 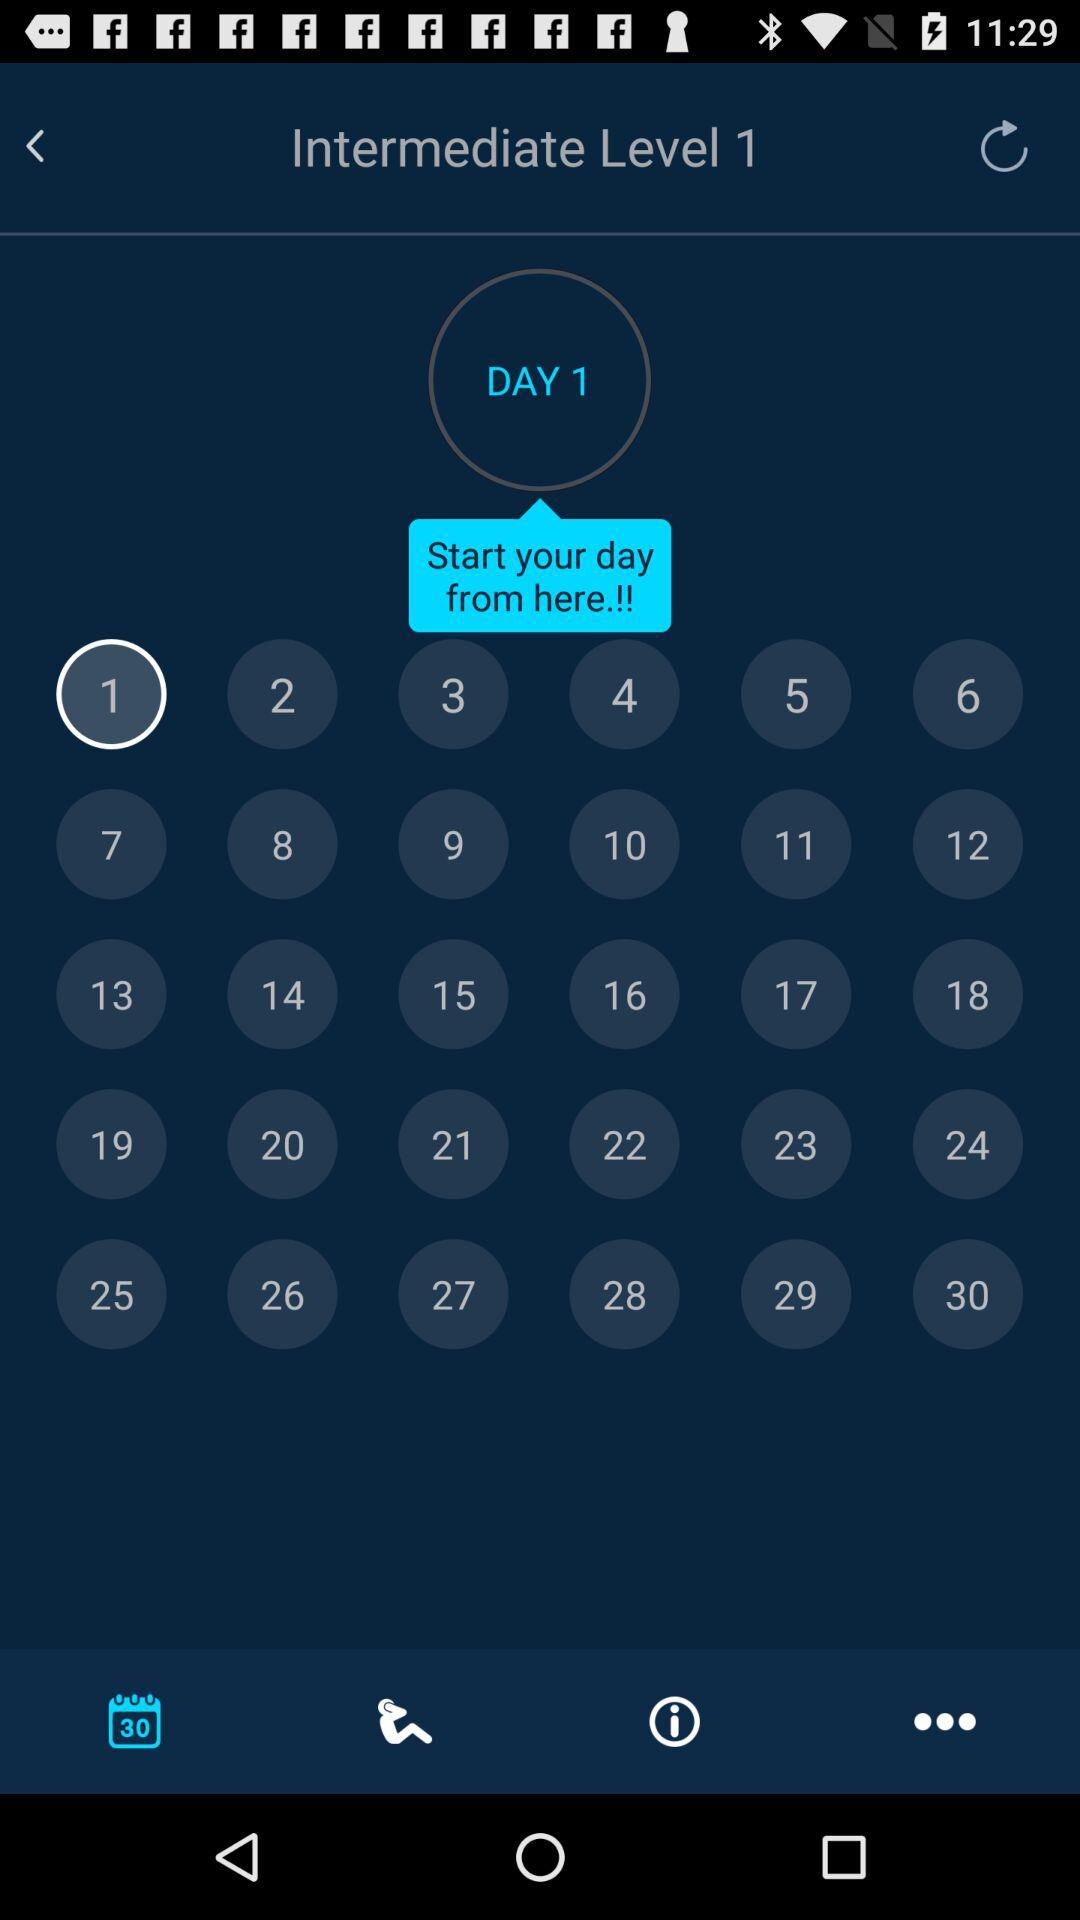 What do you see at coordinates (282, 994) in the screenshot?
I see `day 14` at bounding box center [282, 994].